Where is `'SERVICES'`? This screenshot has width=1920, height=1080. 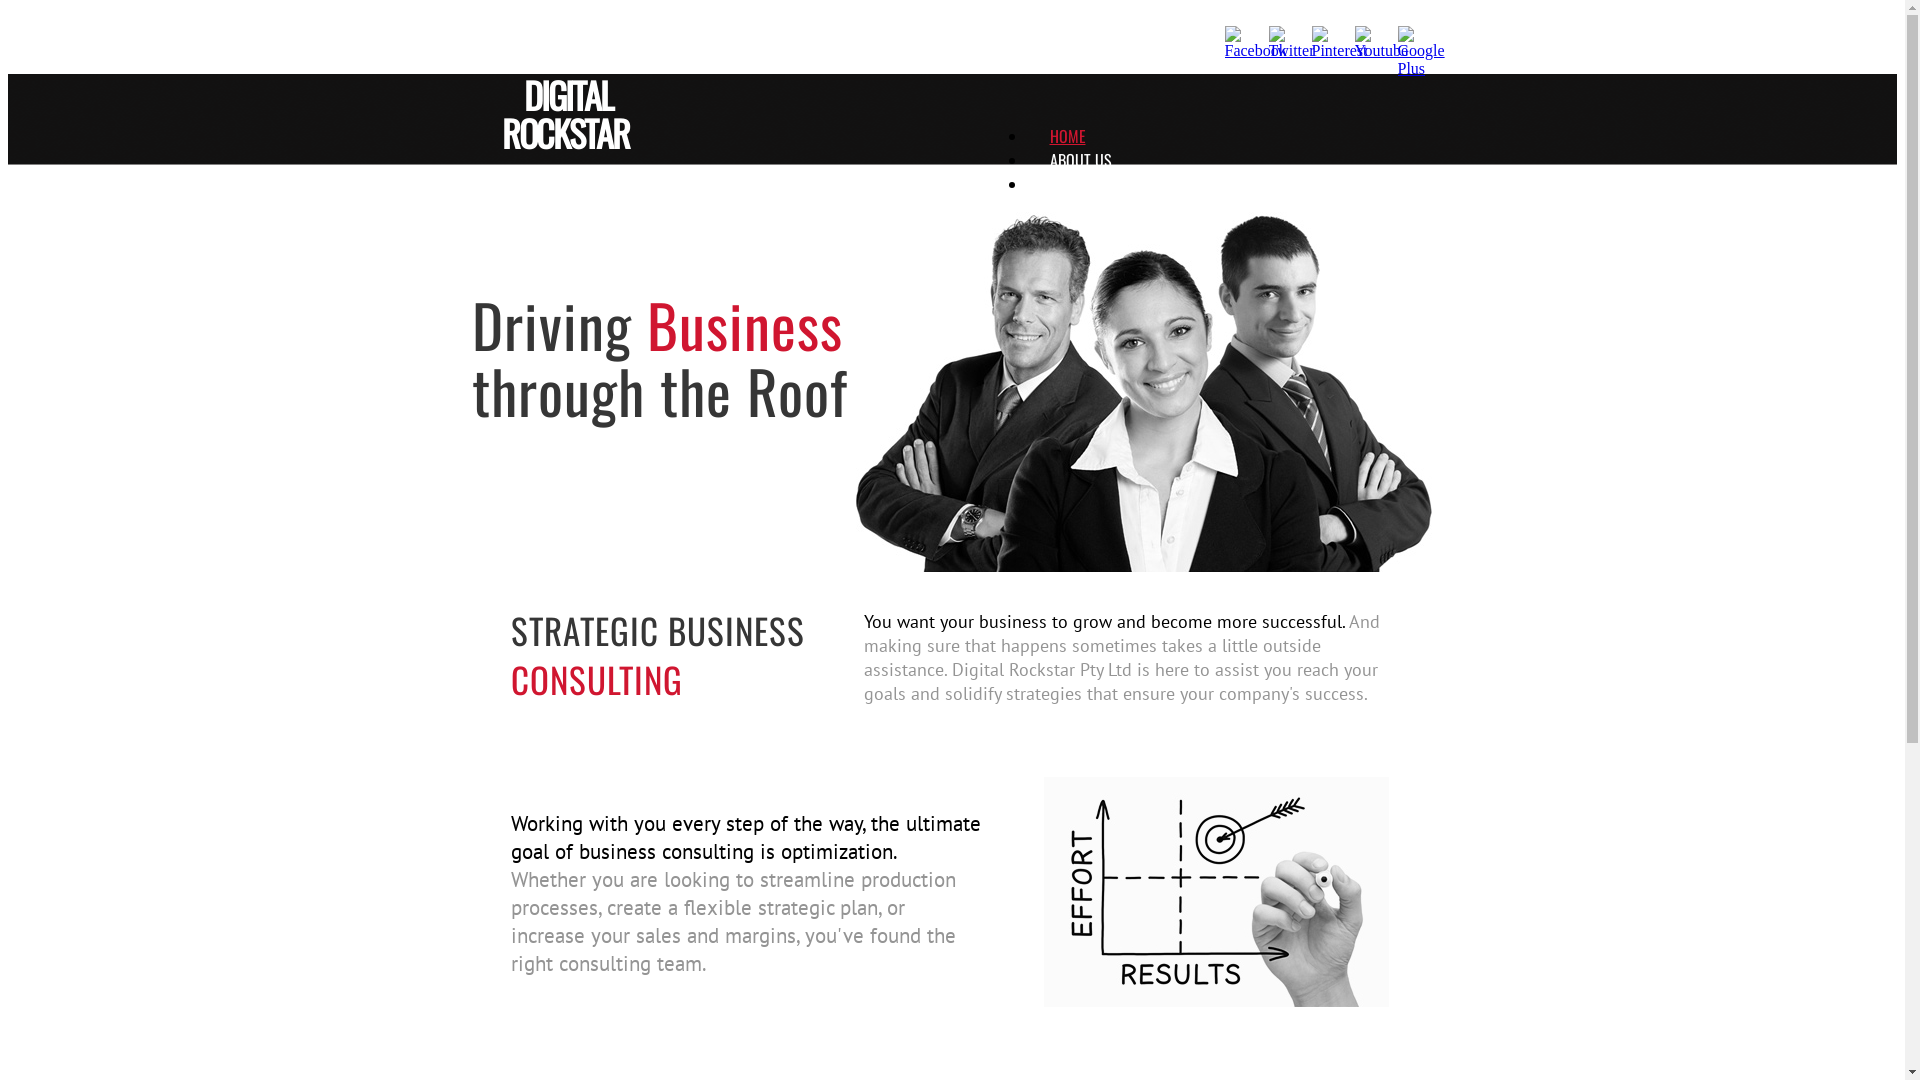
'SERVICES' is located at coordinates (1049, 184).